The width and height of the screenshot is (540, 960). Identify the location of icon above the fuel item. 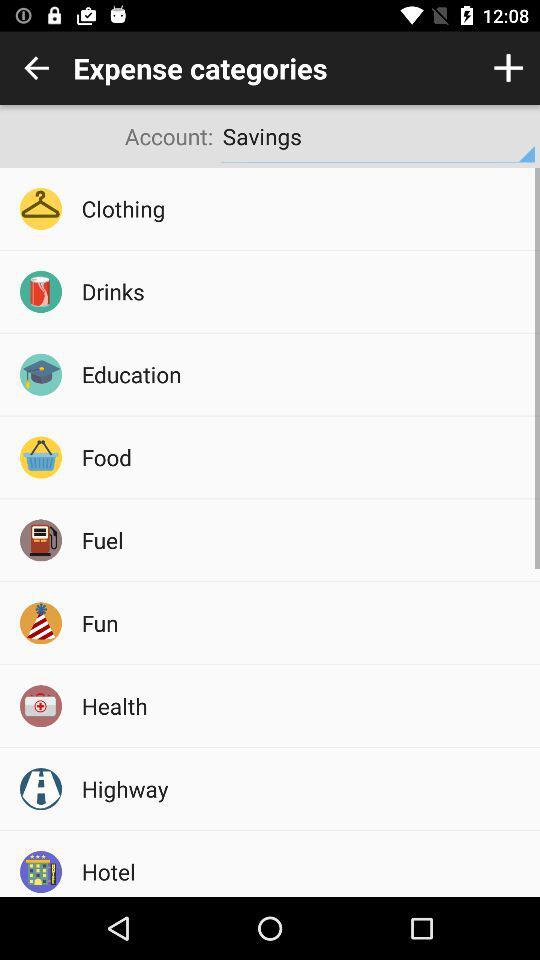
(303, 457).